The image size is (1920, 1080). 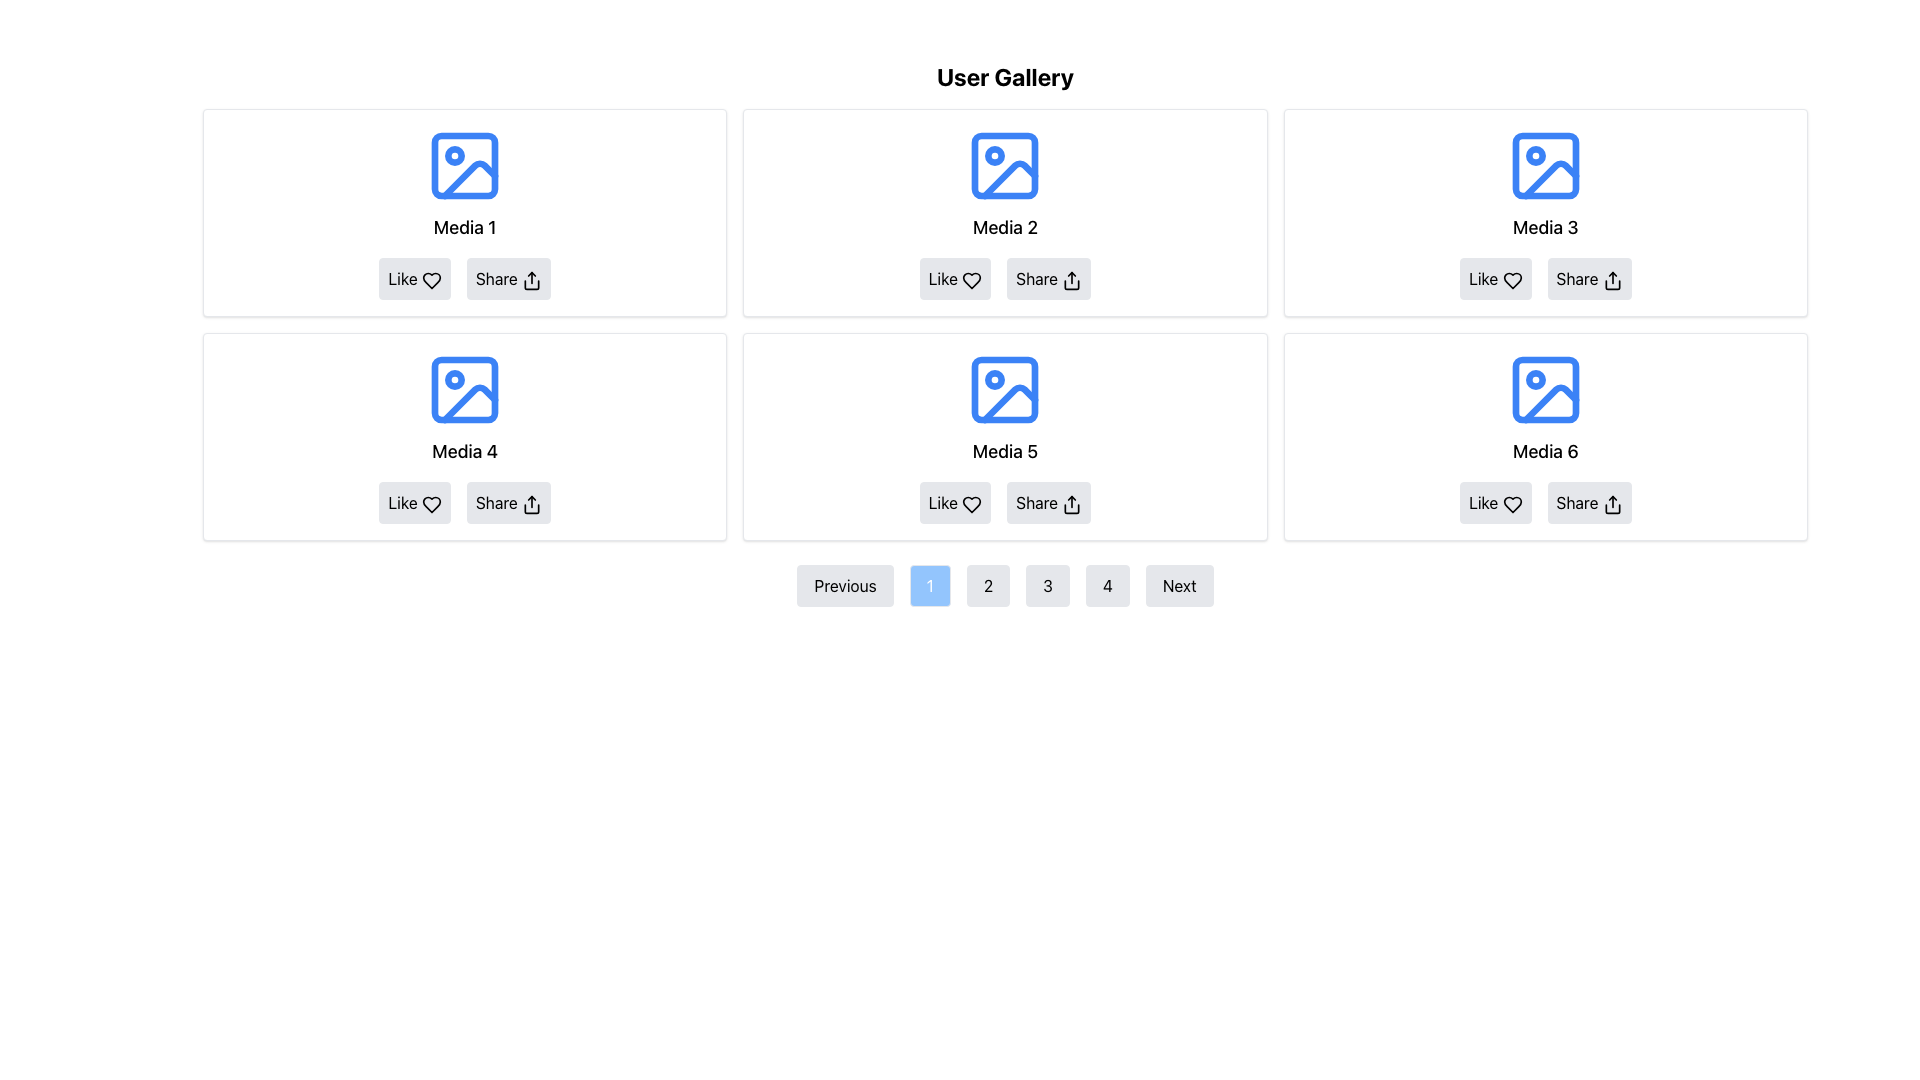 What do you see at coordinates (454, 154) in the screenshot?
I see `the small circular shape with a solid blue outline located in the upper left area of the first media card's image icon in the gallery` at bounding box center [454, 154].